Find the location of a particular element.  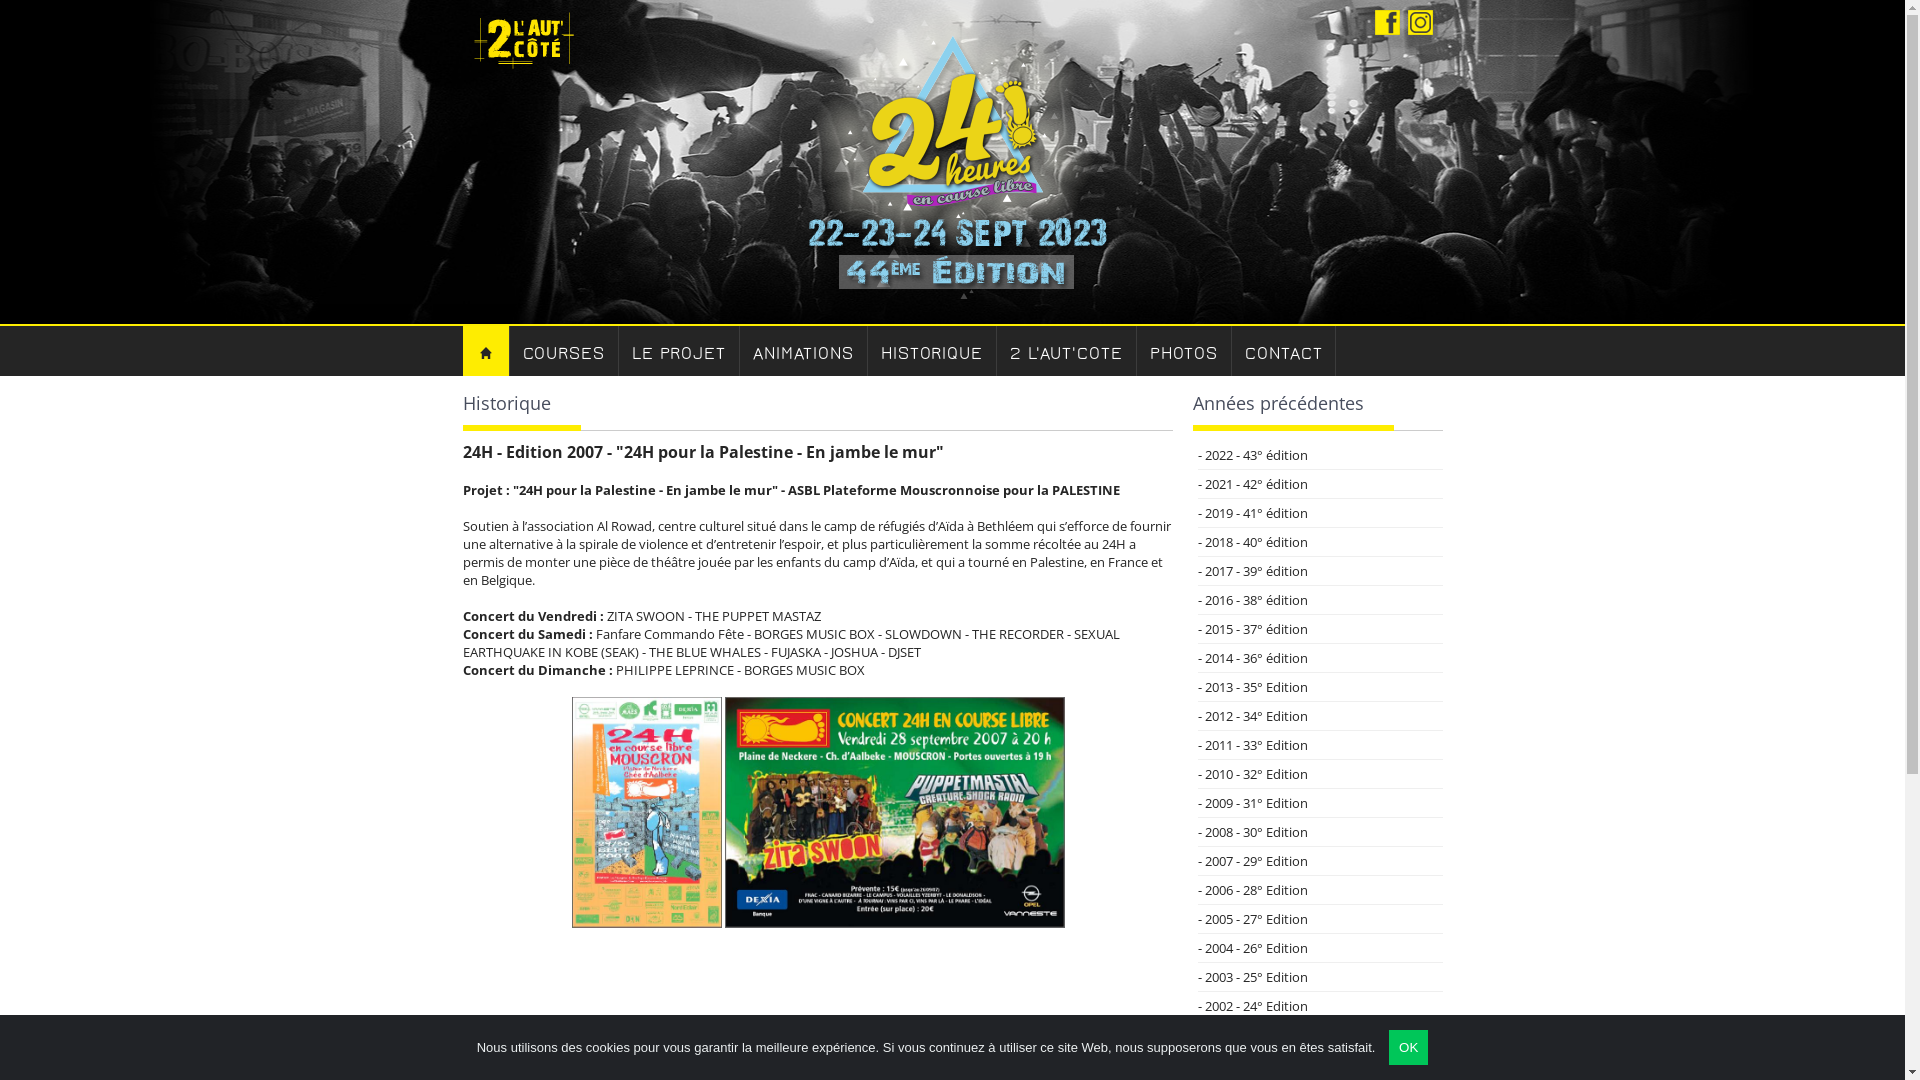

'2 L'AUT'COTE' is located at coordinates (1065, 350).